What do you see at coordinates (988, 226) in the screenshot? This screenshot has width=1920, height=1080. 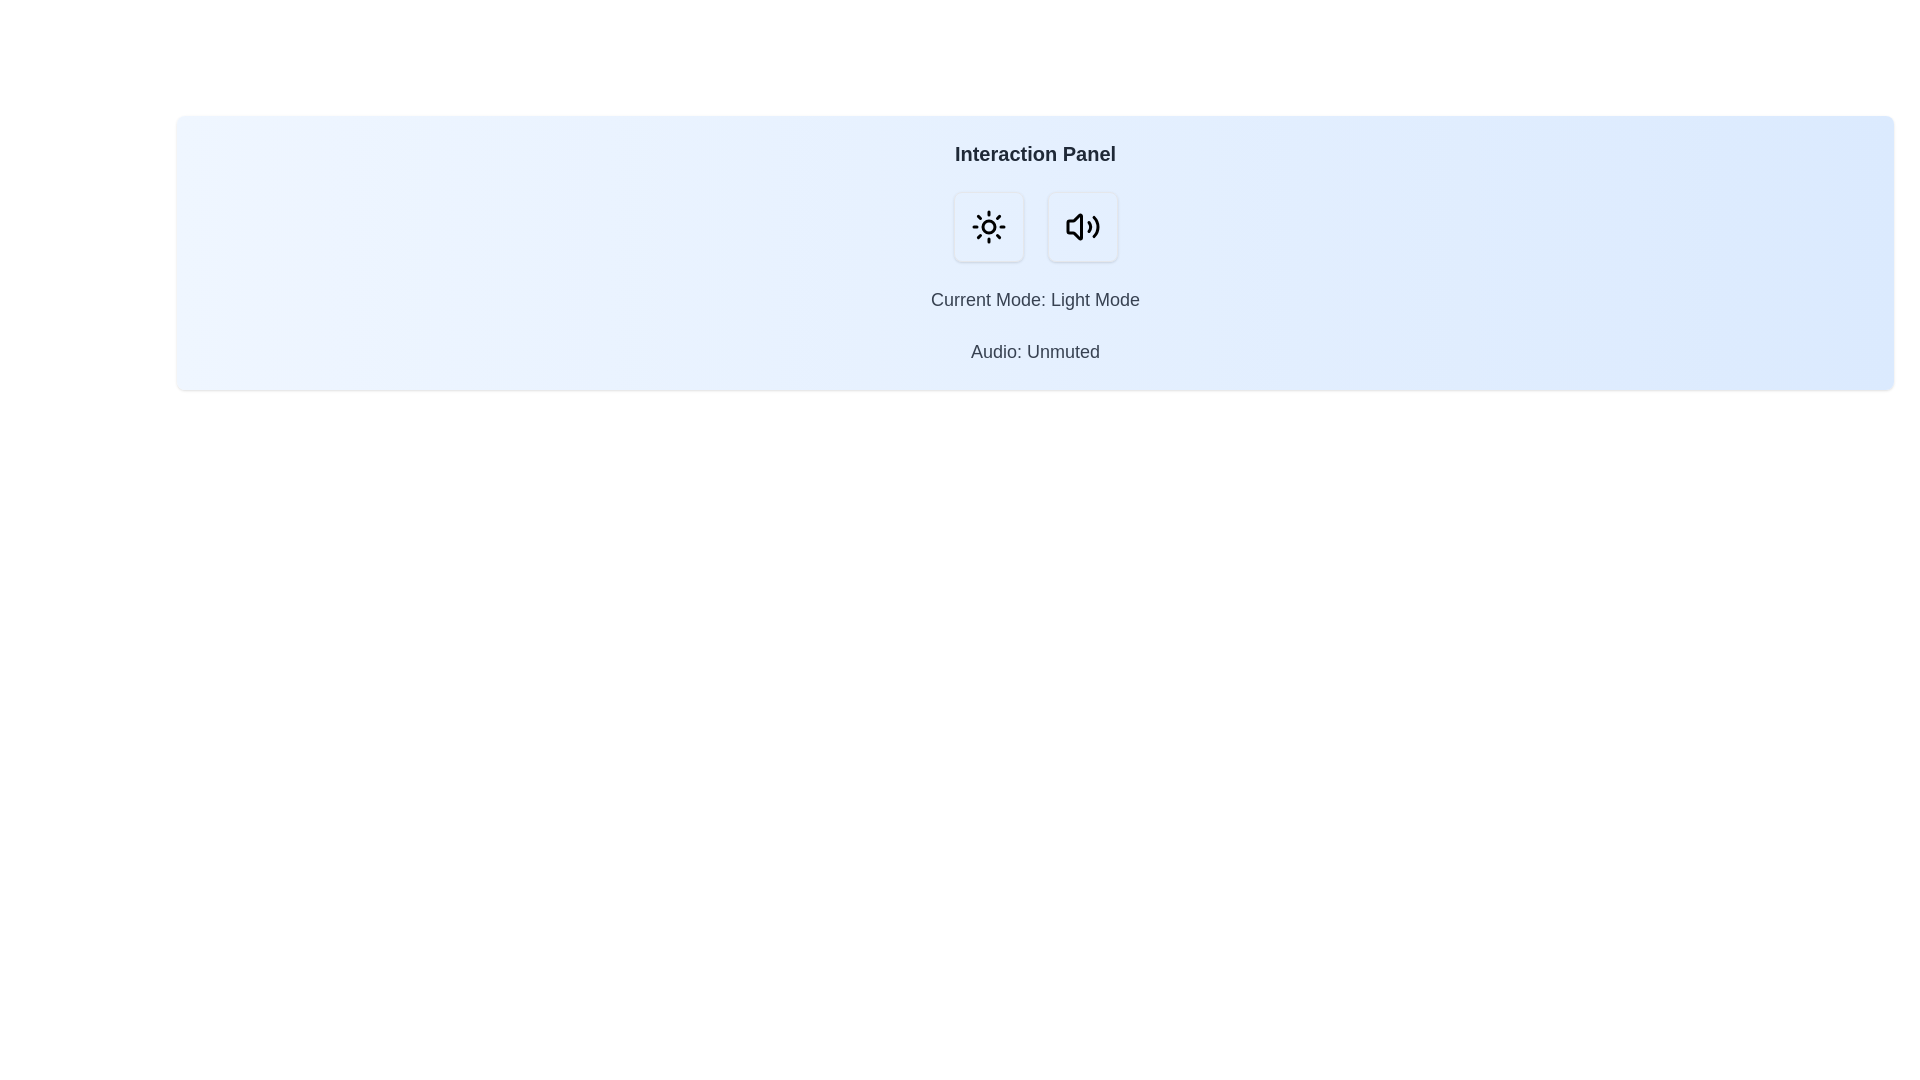 I see `the theme toggle button to switch between light and dark mode` at bounding box center [988, 226].